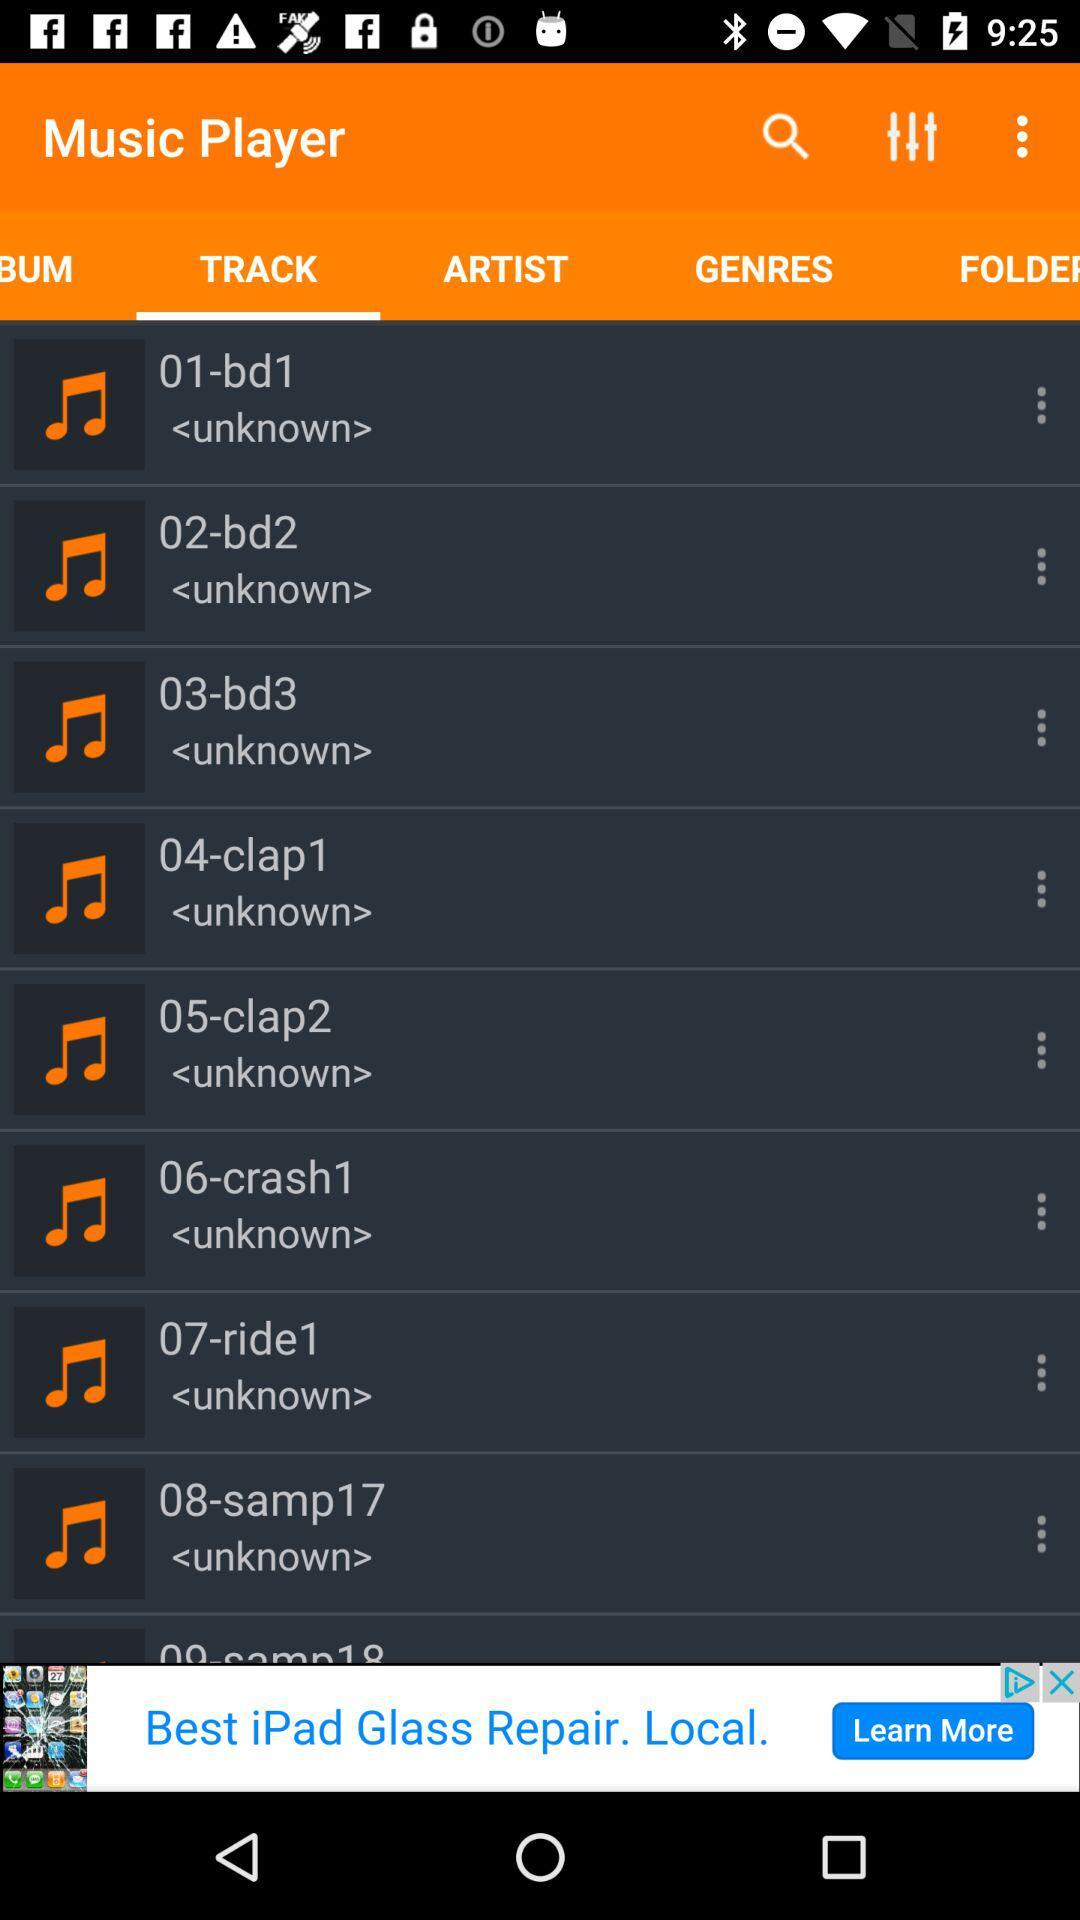 The width and height of the screenshot is (1080, 1920). What do you see at coordinates (1022, 1371) in the screenshot?
I see `three dots which is beside 07ride1` at bounding box center [1022, 1371].